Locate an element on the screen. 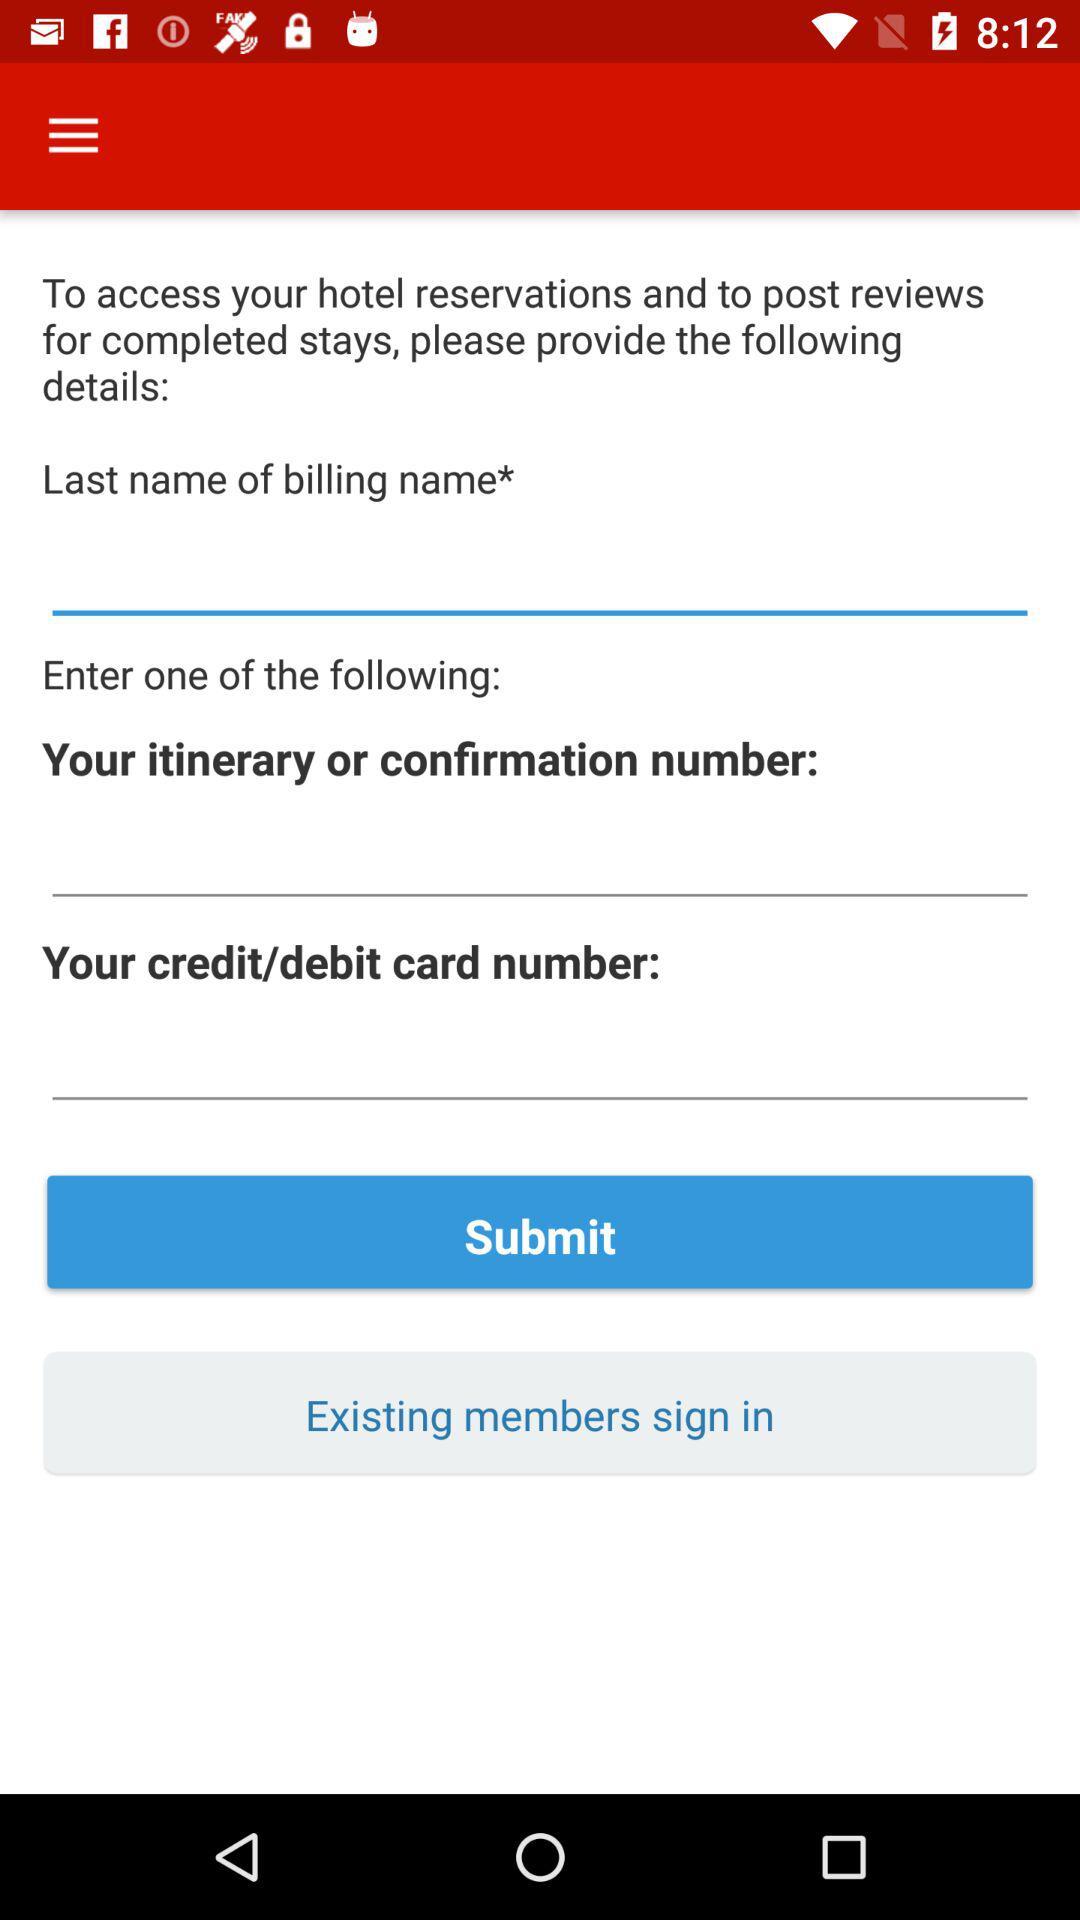  text input for last name is located at coordinates (540, 575).